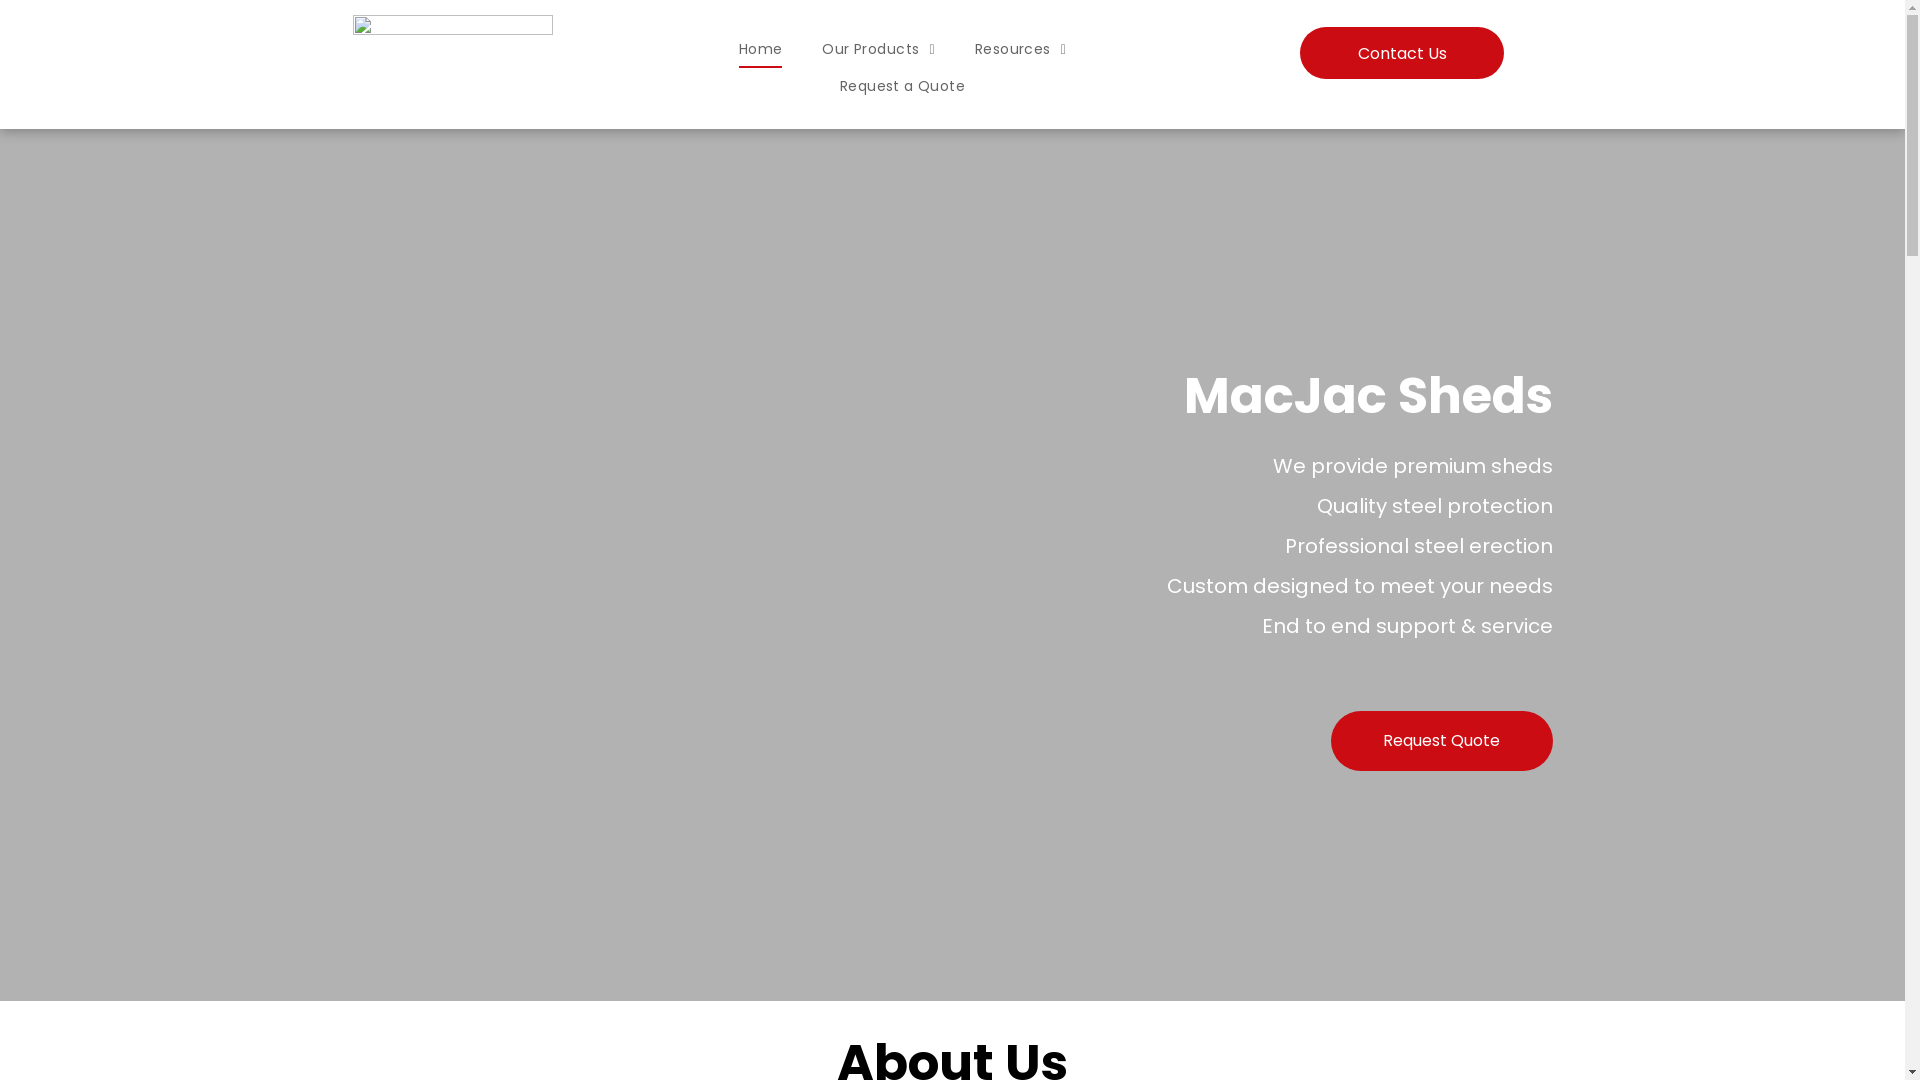  What do you see at coordinates (1440, 740) in the screenshot?
I see `'Request Quote'` at bounding box center [1440, 740].